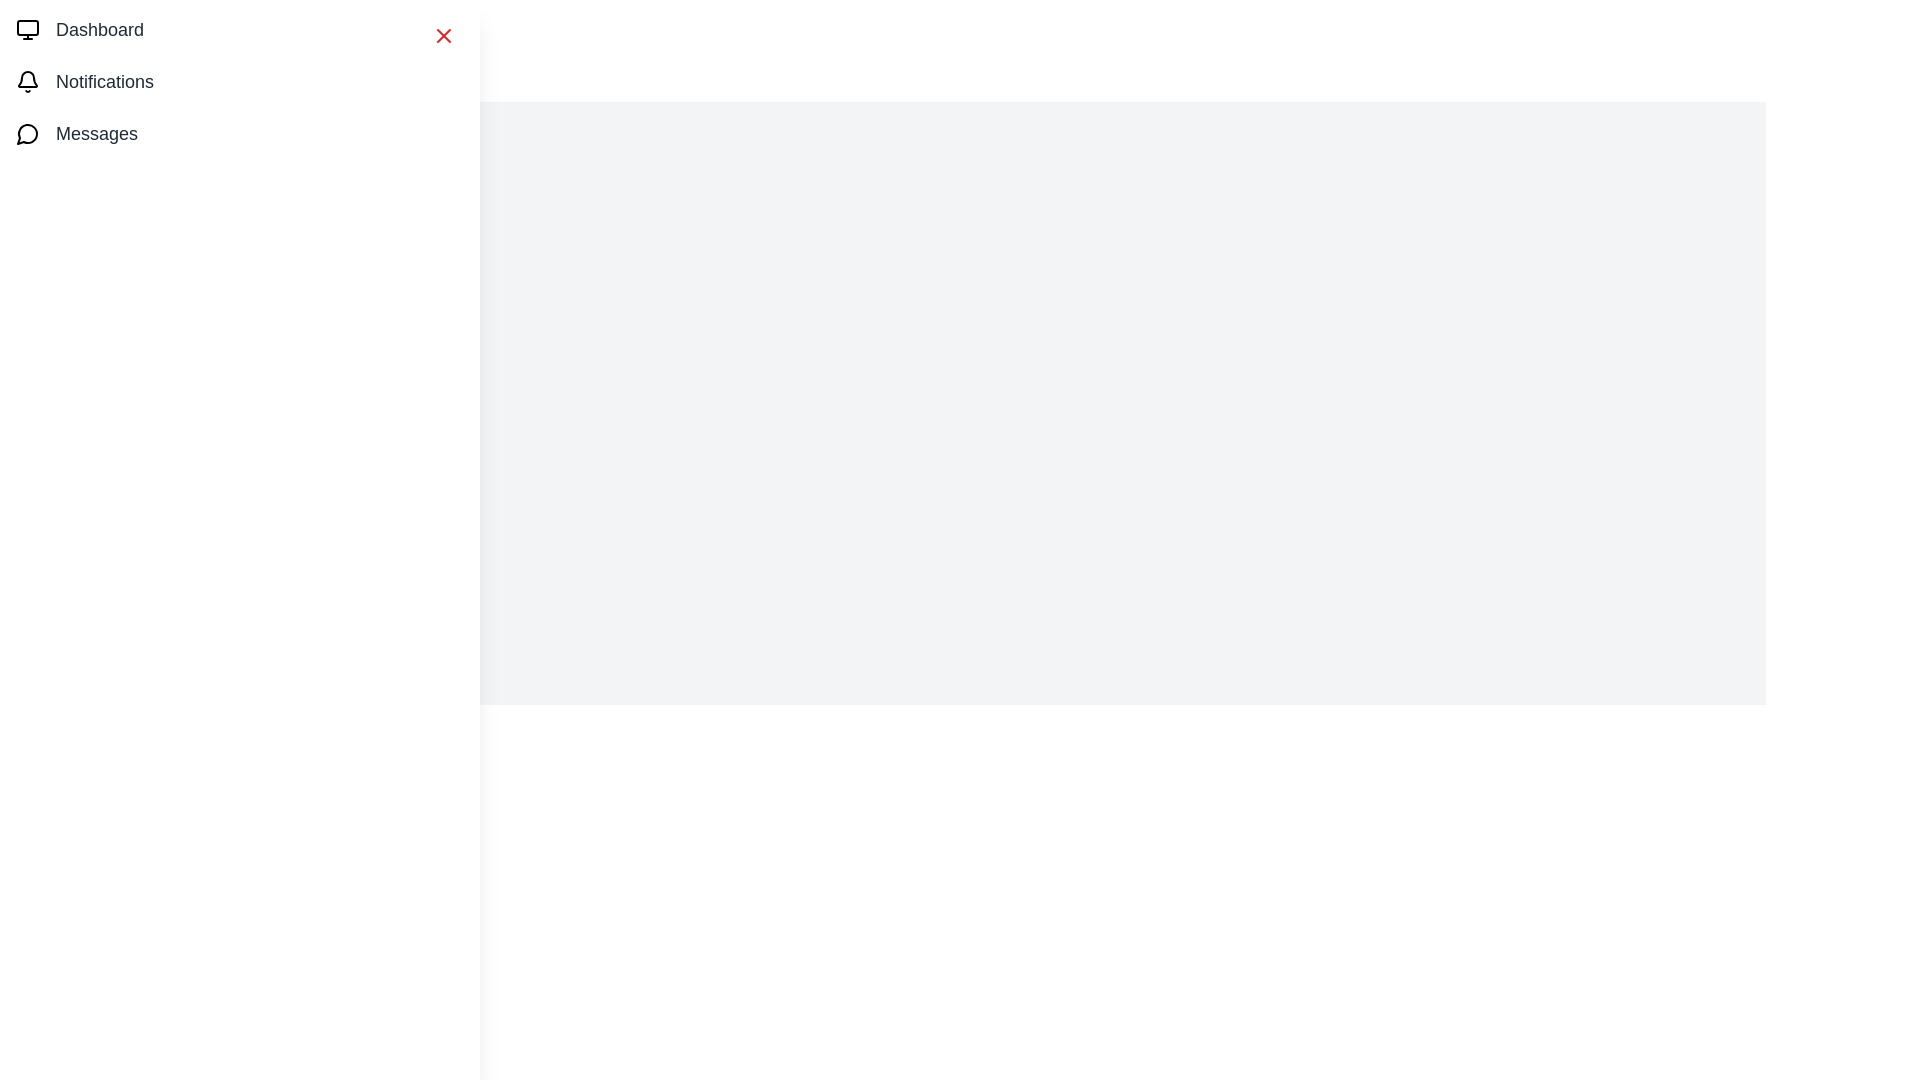  What do you see at coordinates (240, 134) in the screenshot?
I see `the 'Messages' menu item in the drawer` at bounding box center [240, 134].